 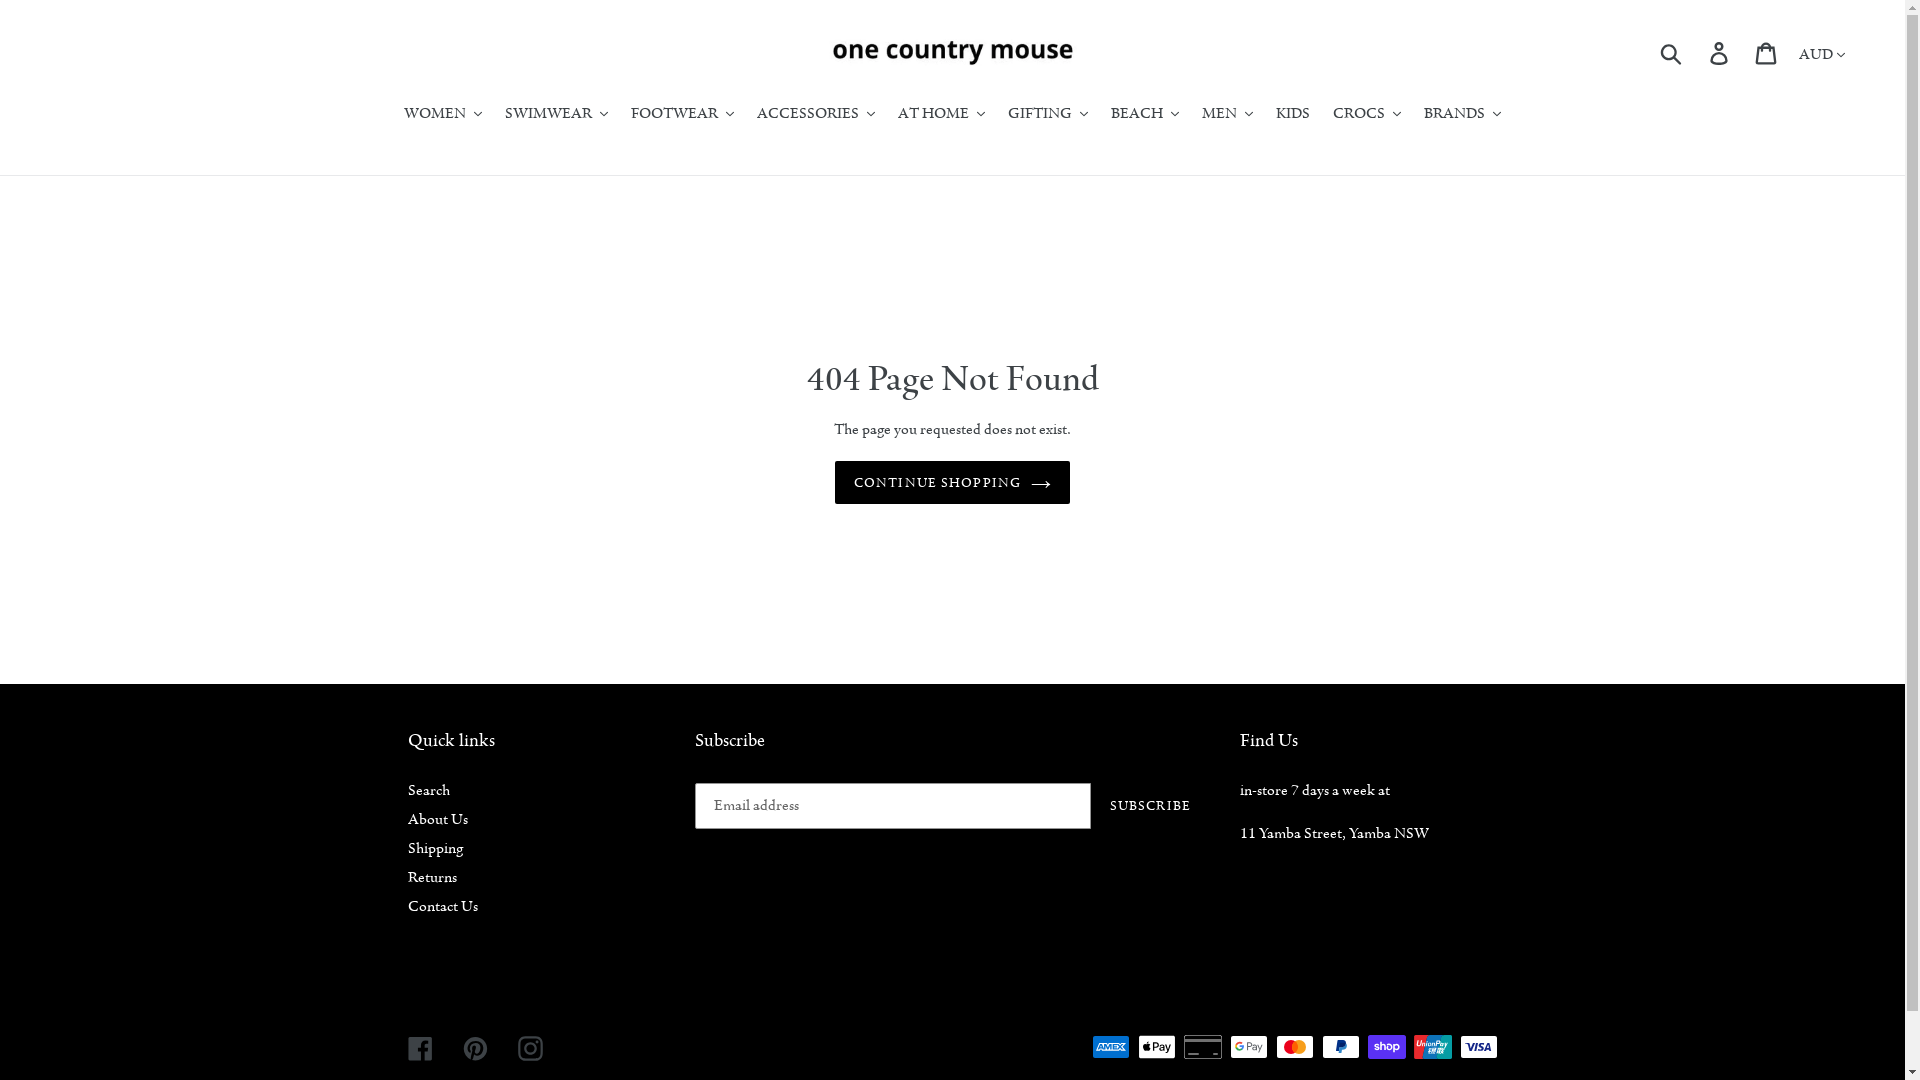 What do you see at coordinates (1292, 114) in the screenshot?
I see `'KIDS'` at bounding box center [1292, 114].